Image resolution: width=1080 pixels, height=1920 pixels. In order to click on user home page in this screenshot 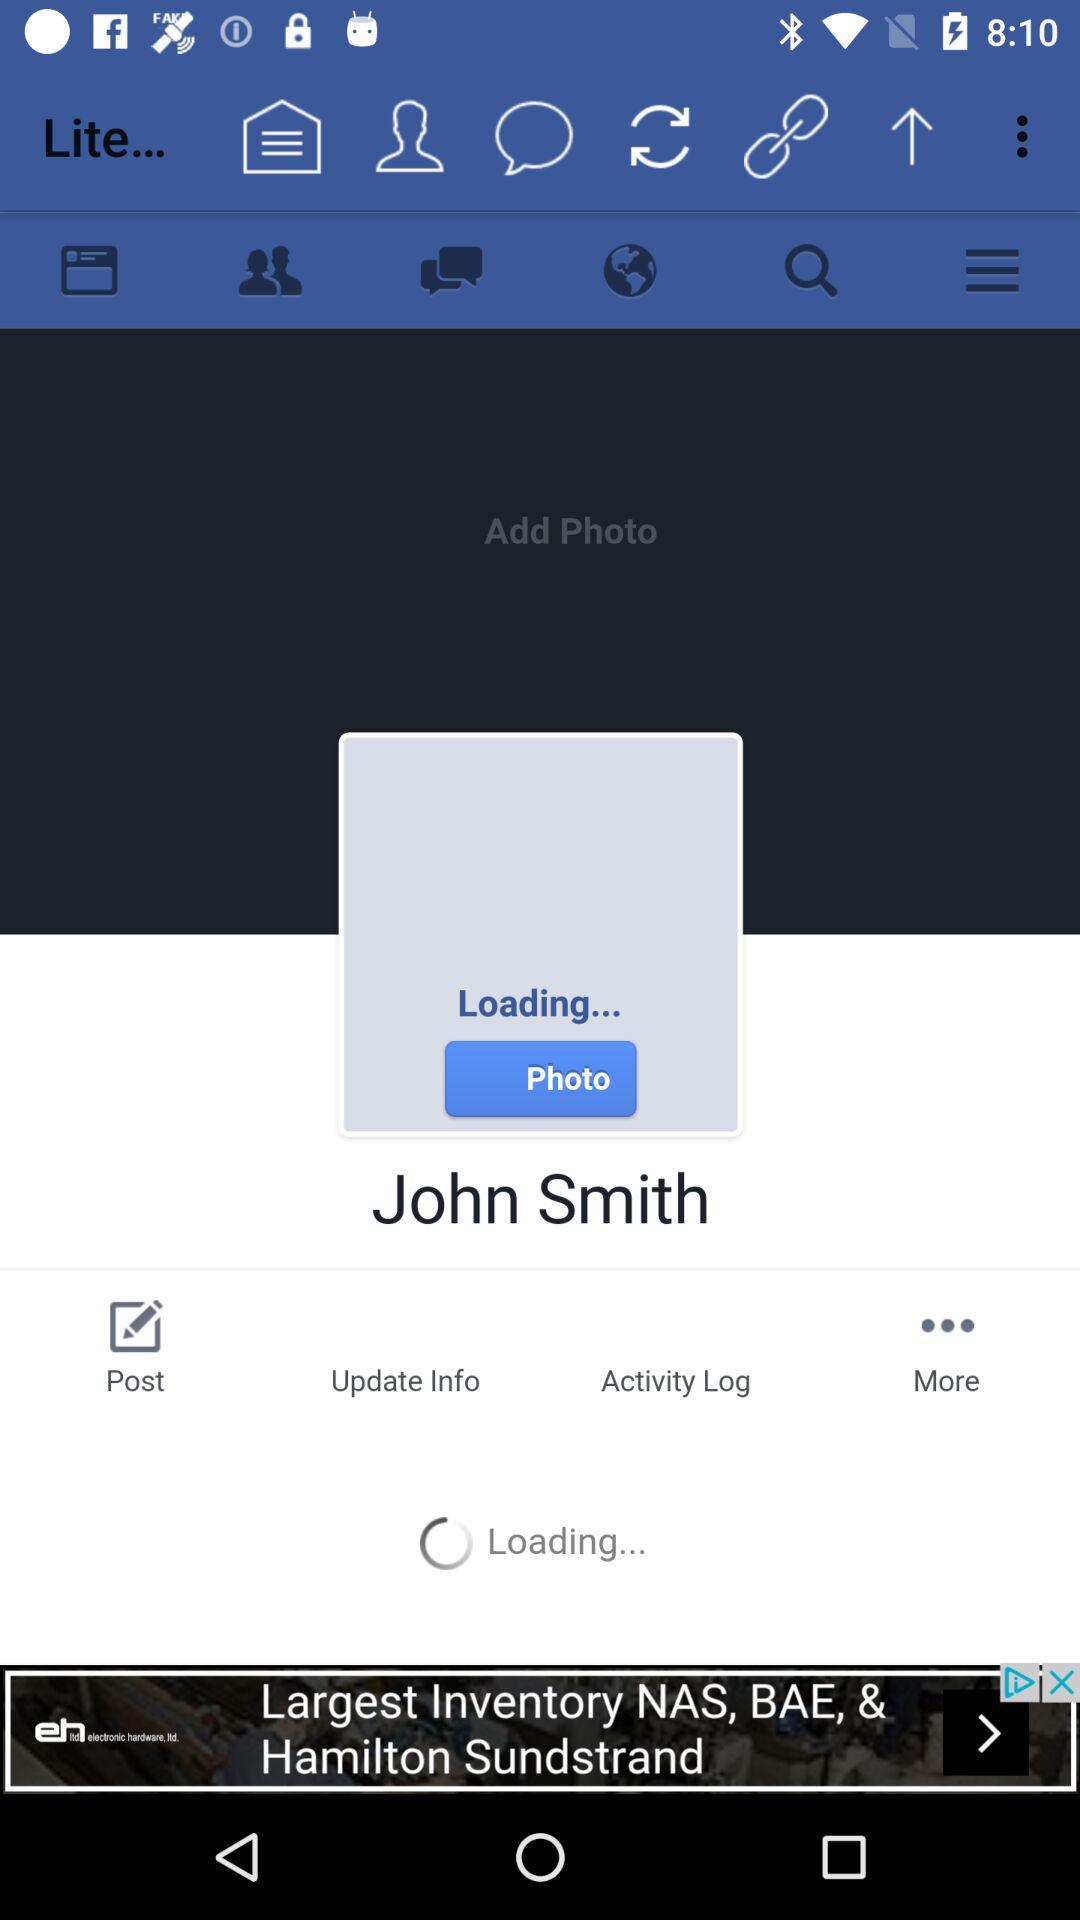, I will do `click(540, 935)`.